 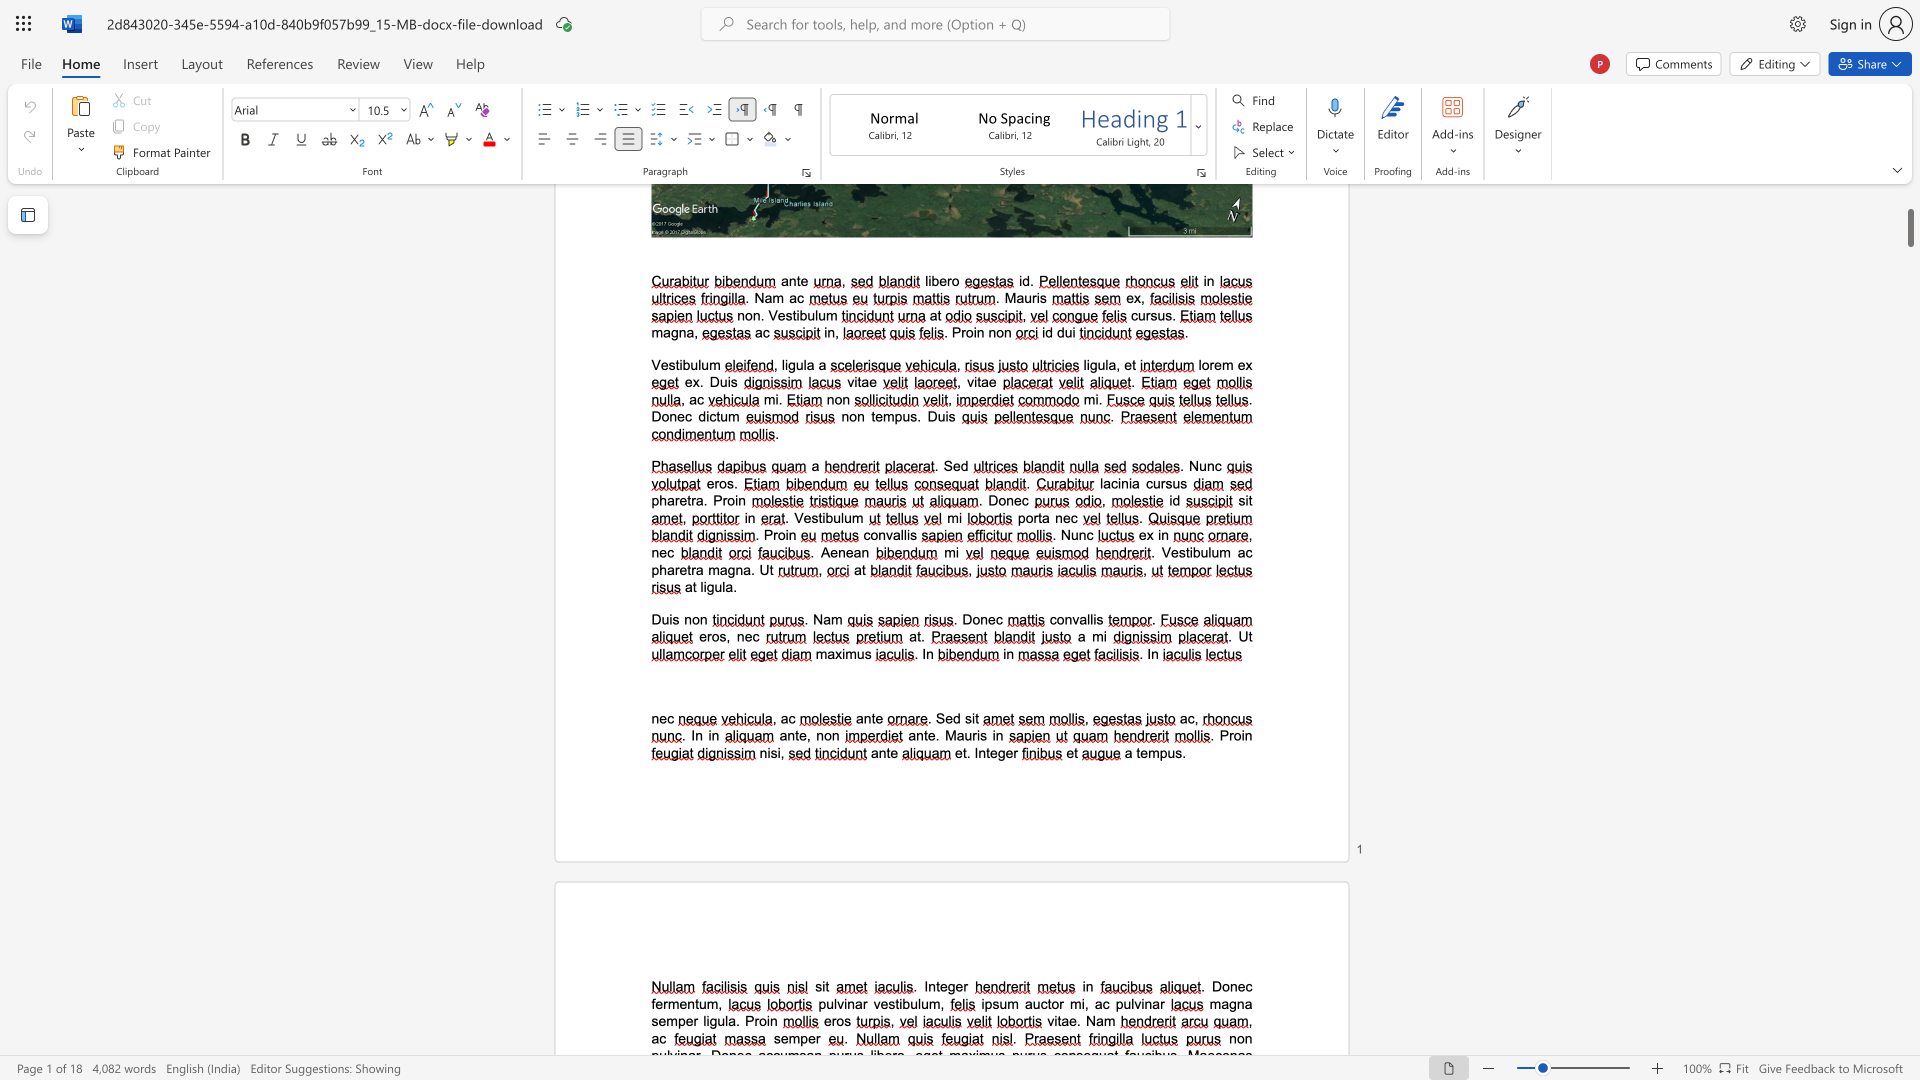 What do you see at coordinates (964, 753) in the screenshot?
I see `the 1th character "t" in the text` at bounding box center [964, 753].